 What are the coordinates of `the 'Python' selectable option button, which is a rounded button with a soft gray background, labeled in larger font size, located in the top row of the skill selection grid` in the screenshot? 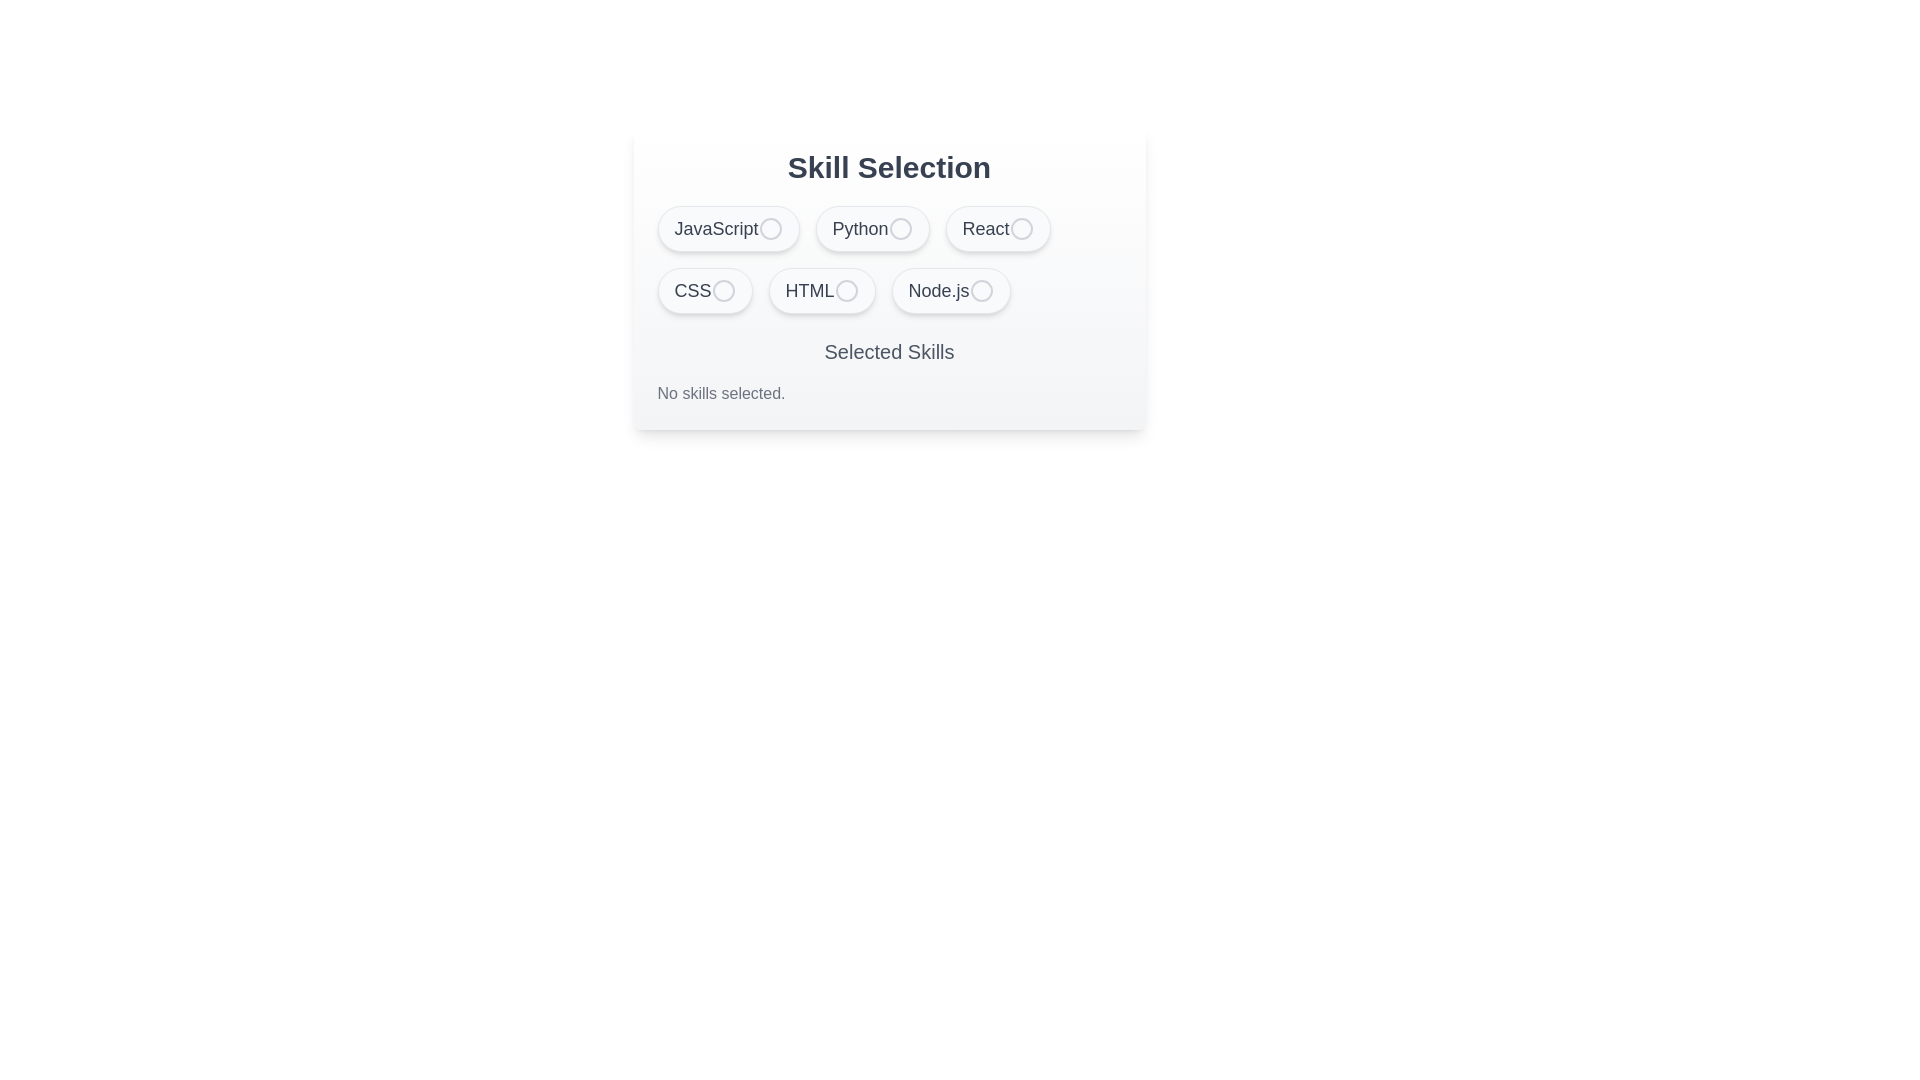 It's located at (872, 227).